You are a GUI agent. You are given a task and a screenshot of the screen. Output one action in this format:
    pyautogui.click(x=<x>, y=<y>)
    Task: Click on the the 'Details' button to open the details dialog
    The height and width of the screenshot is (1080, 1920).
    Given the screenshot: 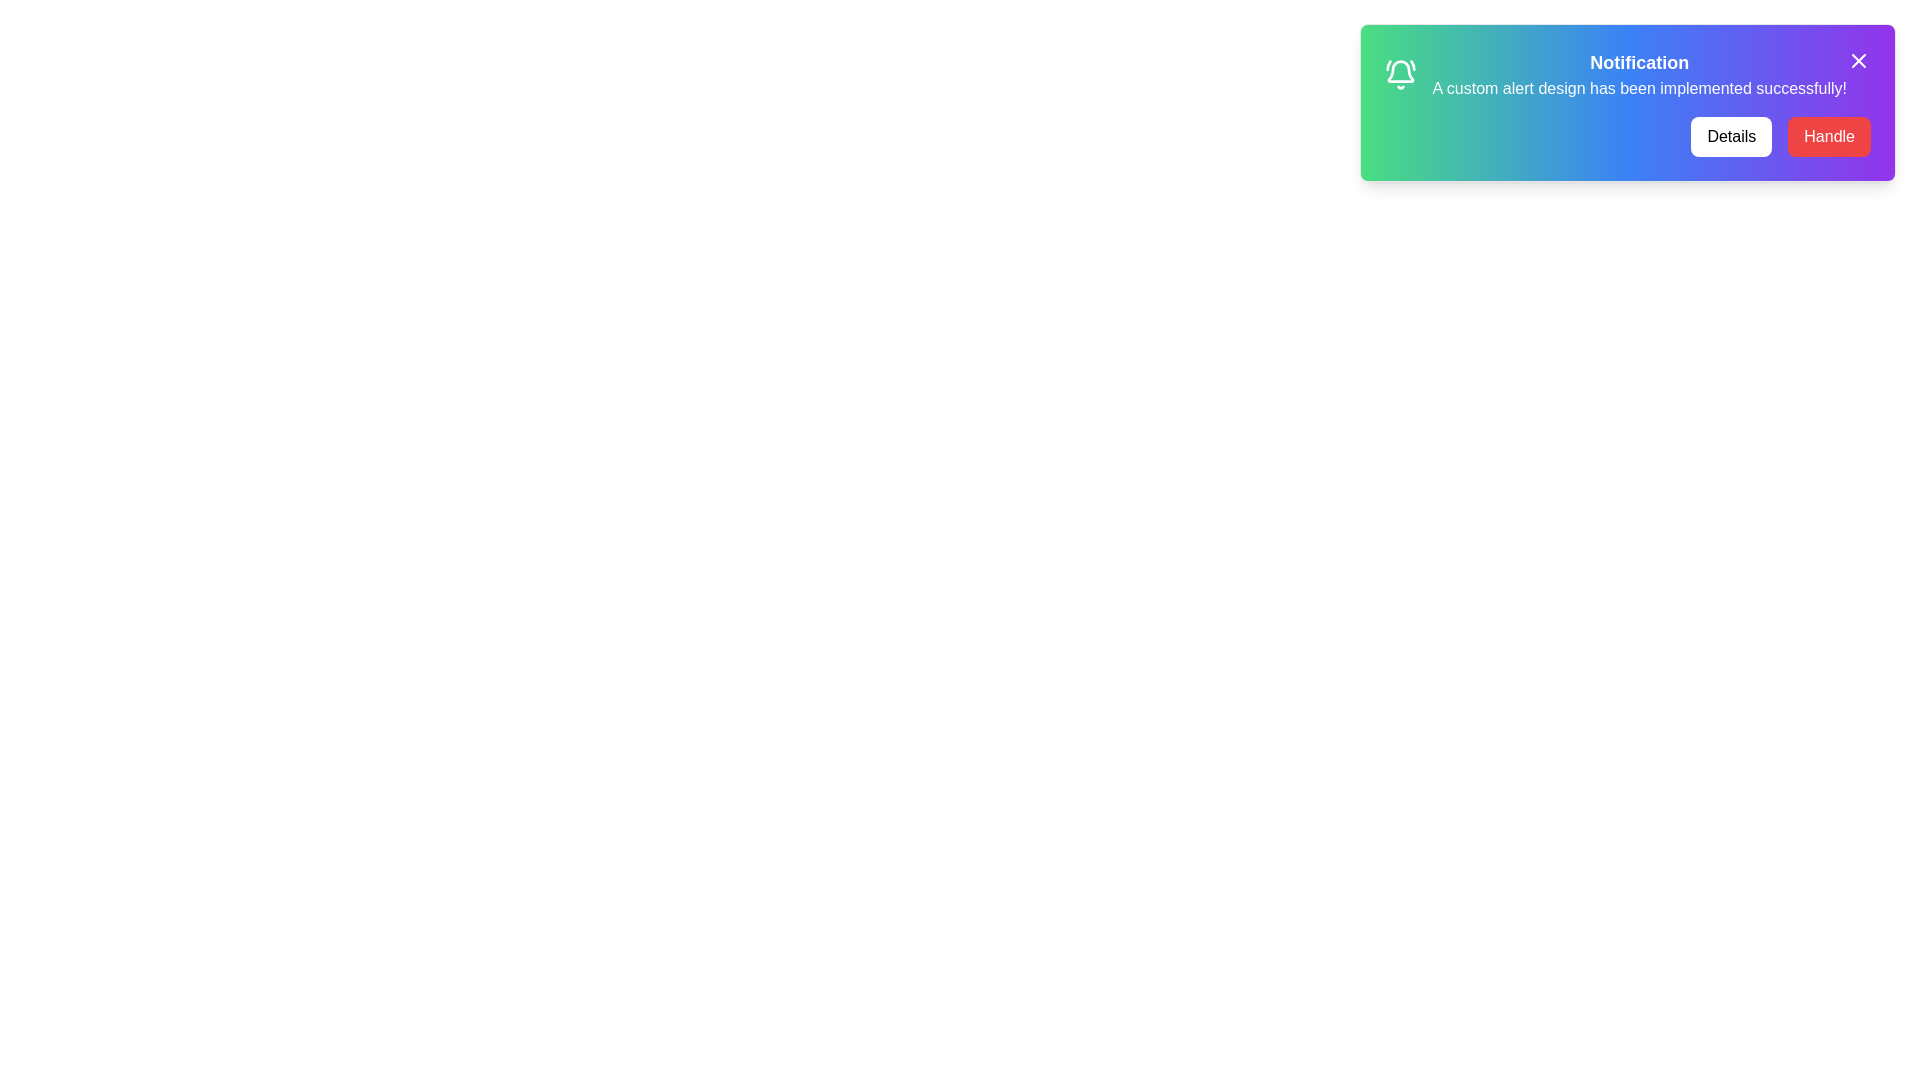 What is the action you would take?
    pyautogui.click(x=1730, y=136)
    